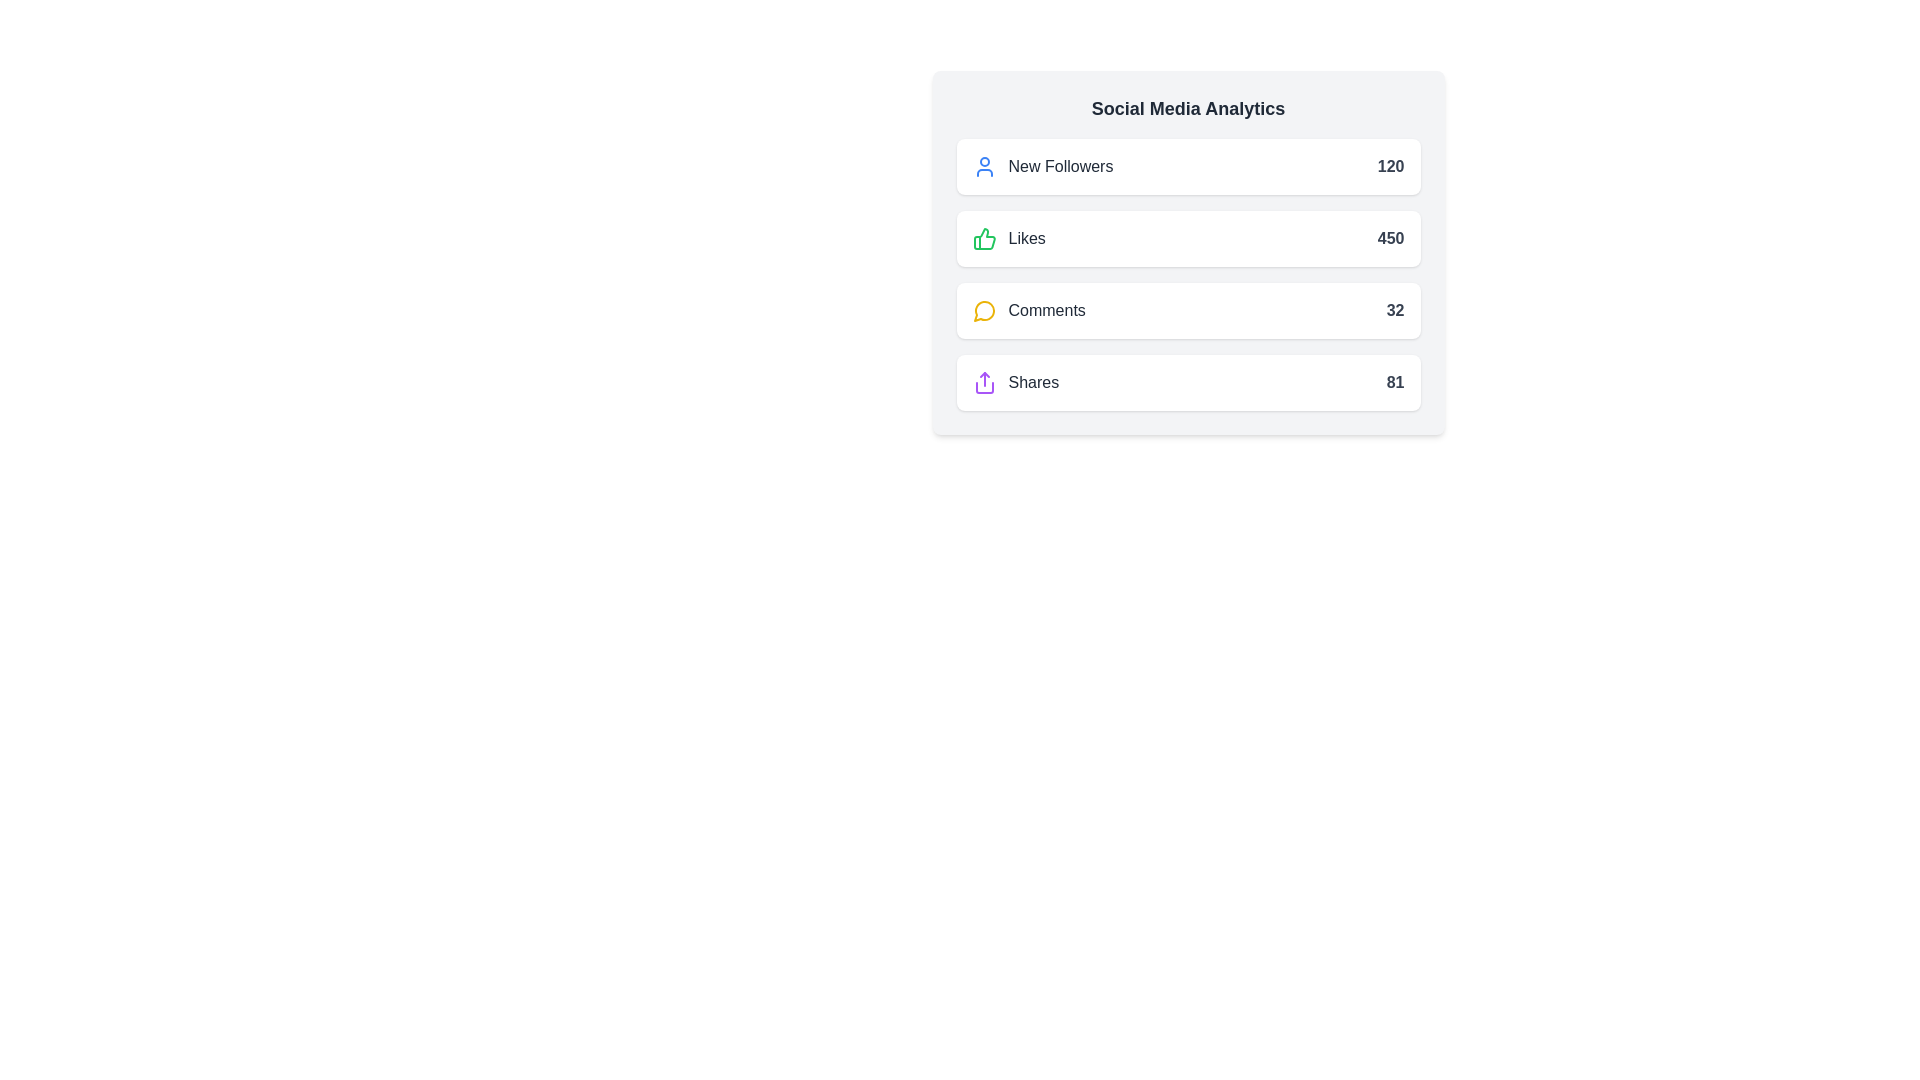 This screenshot has width=1920, height=1080. I want to click on the text label 'New Followers' located in the first row of the vertical list in the 'Social Media Analytics' card, positioned to the right of the user profile icon, so click(1059, 165).